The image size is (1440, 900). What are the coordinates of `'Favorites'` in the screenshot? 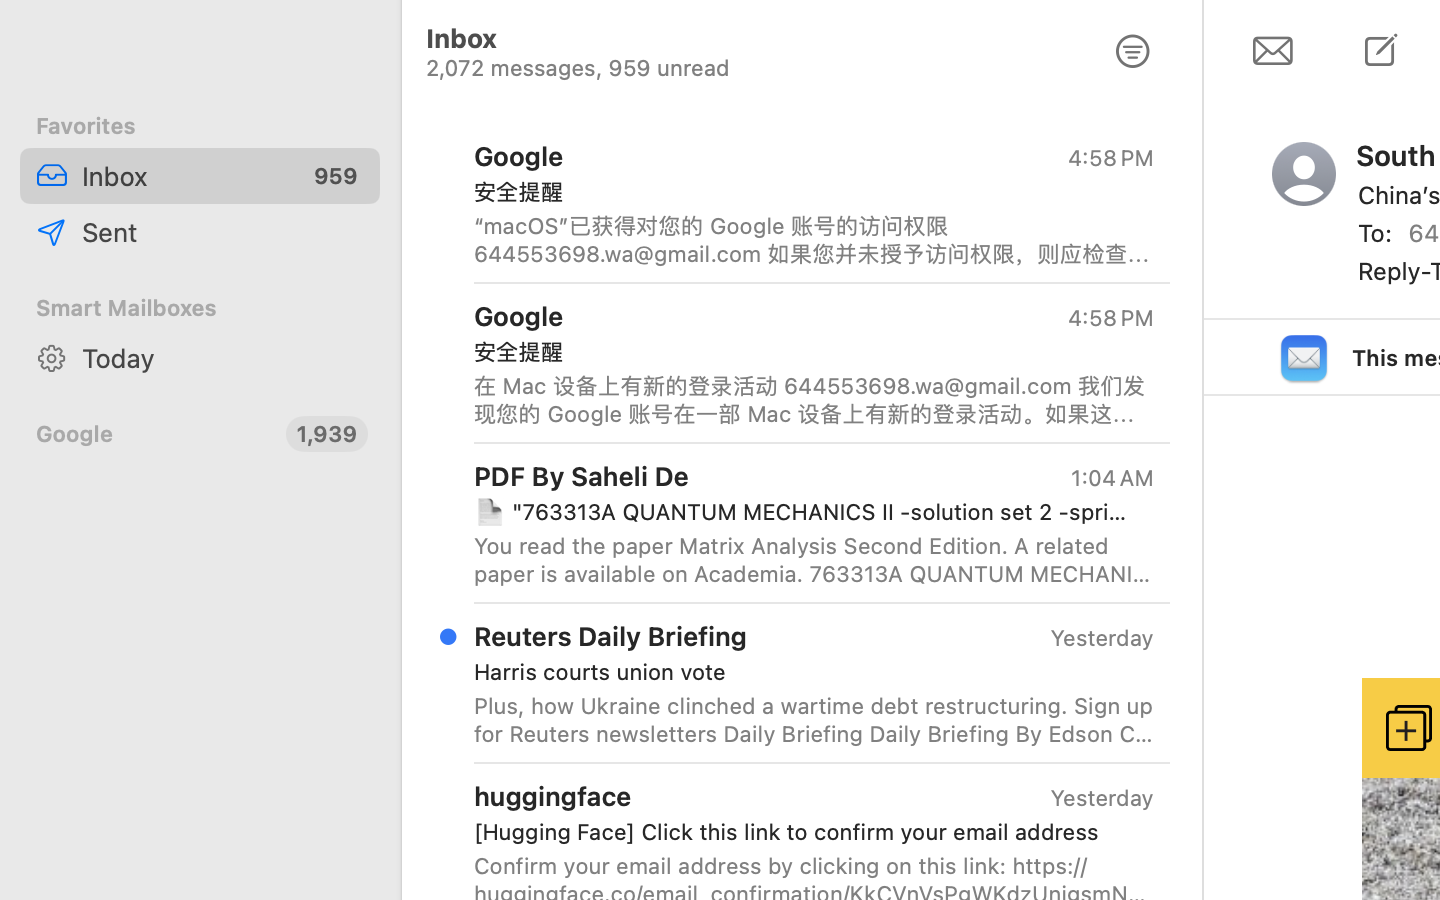 It's located at (200, 126).